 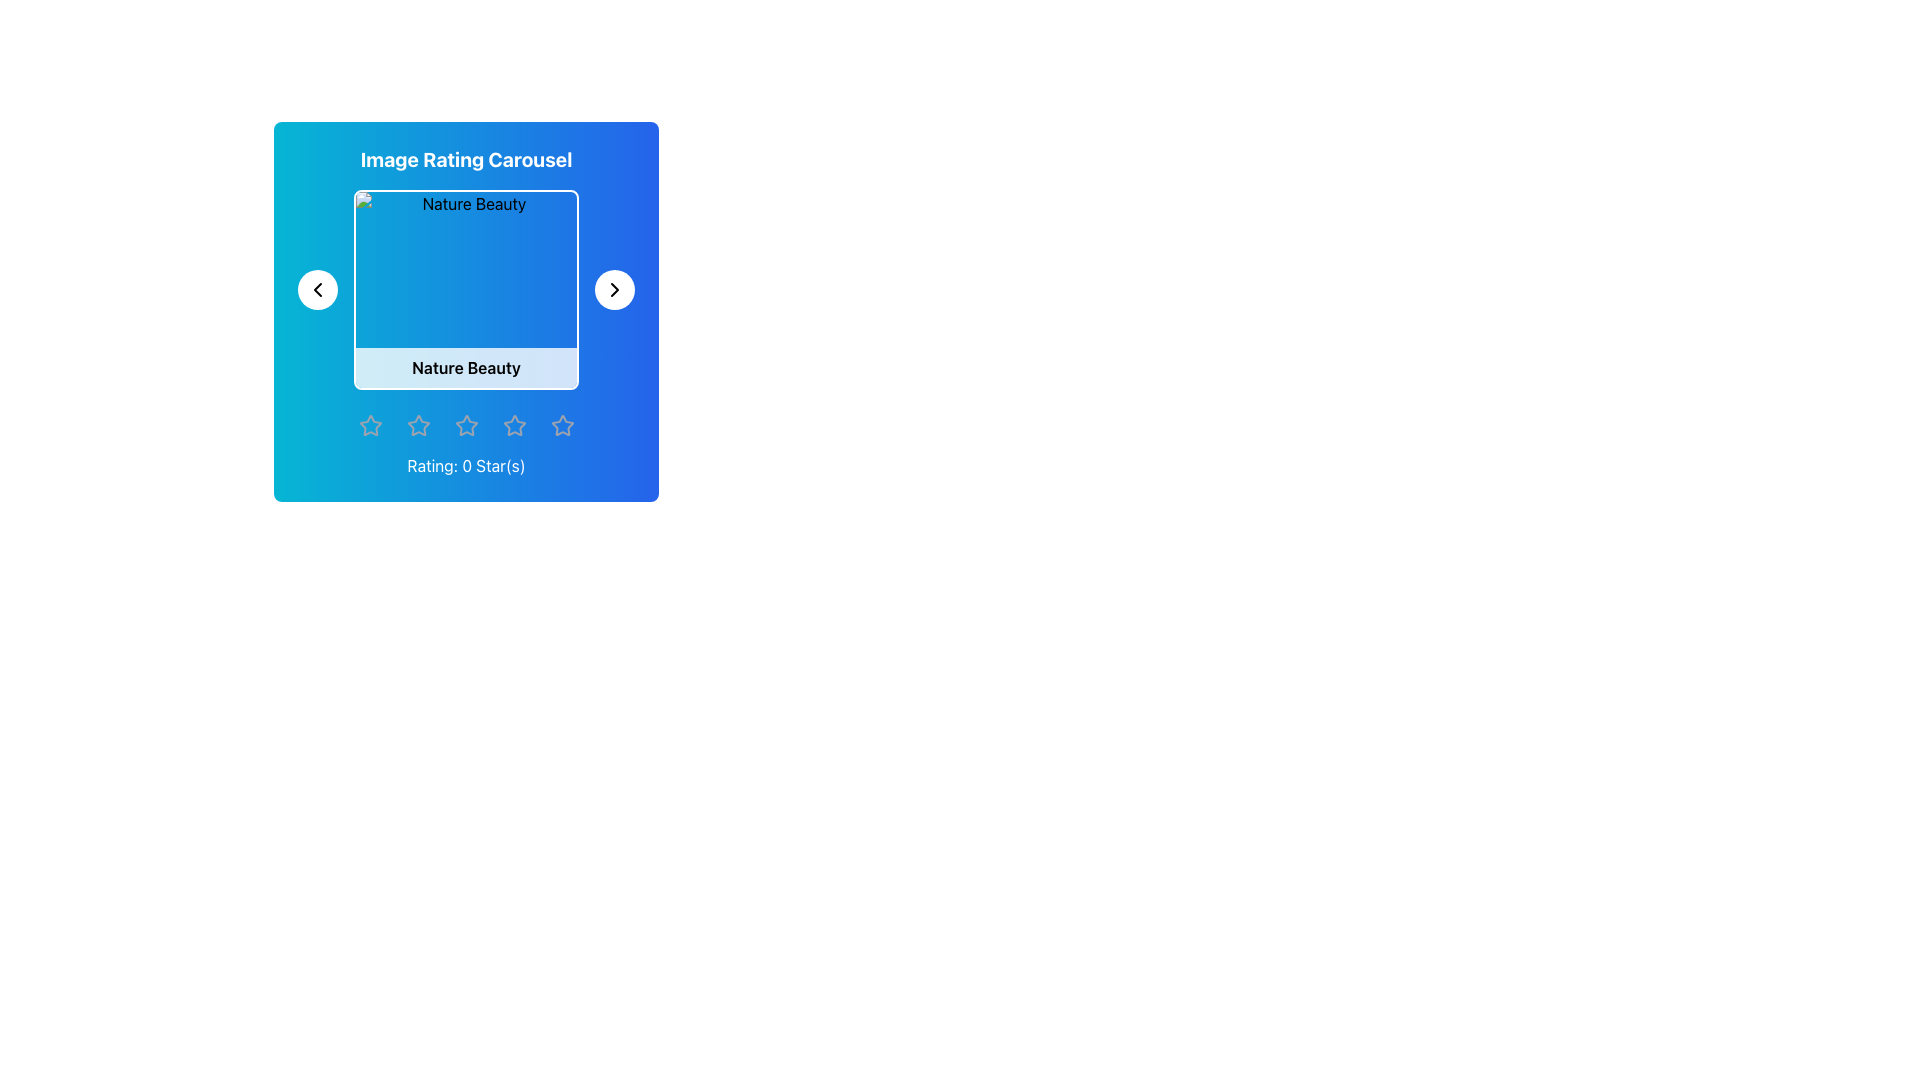 What do you see at coordinates (514, 424) in the screenshot?
I see `on the fifth star icon in the rating system` at bounding box center [514, 424].